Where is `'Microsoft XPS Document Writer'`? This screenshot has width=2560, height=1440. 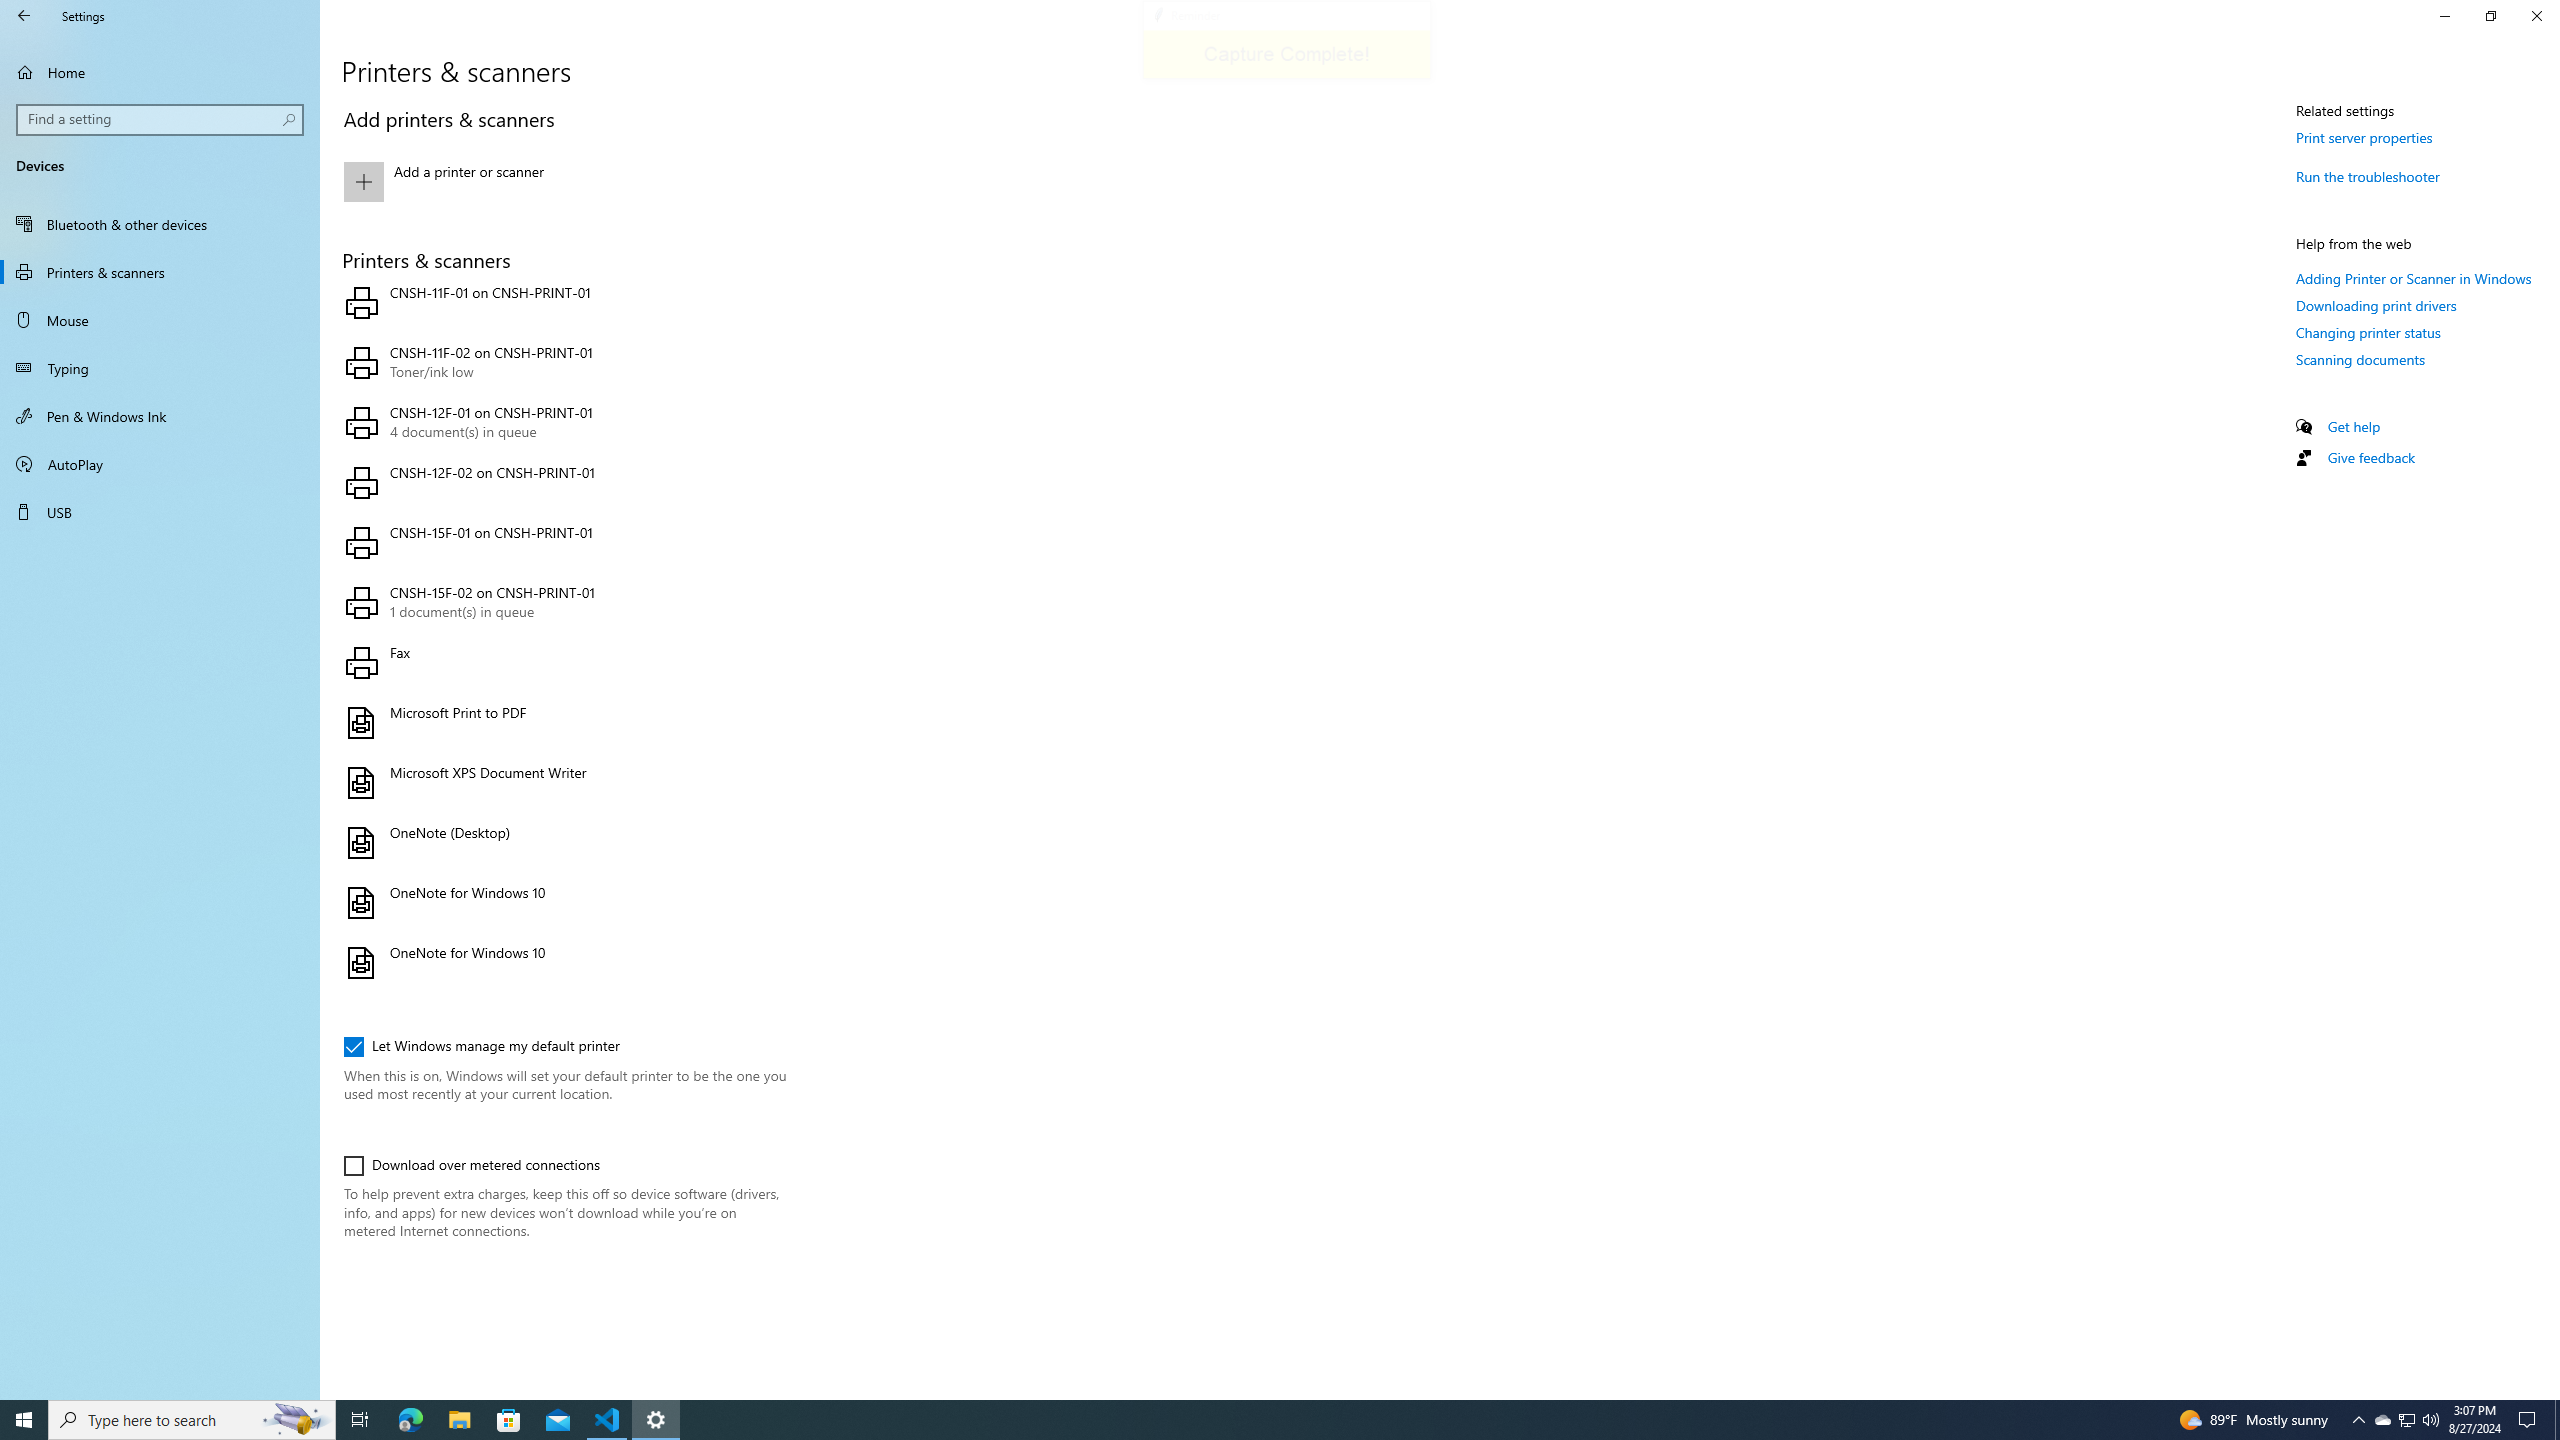 'Microsoft XPS Document Writer' is located at coordinates (560, 782).